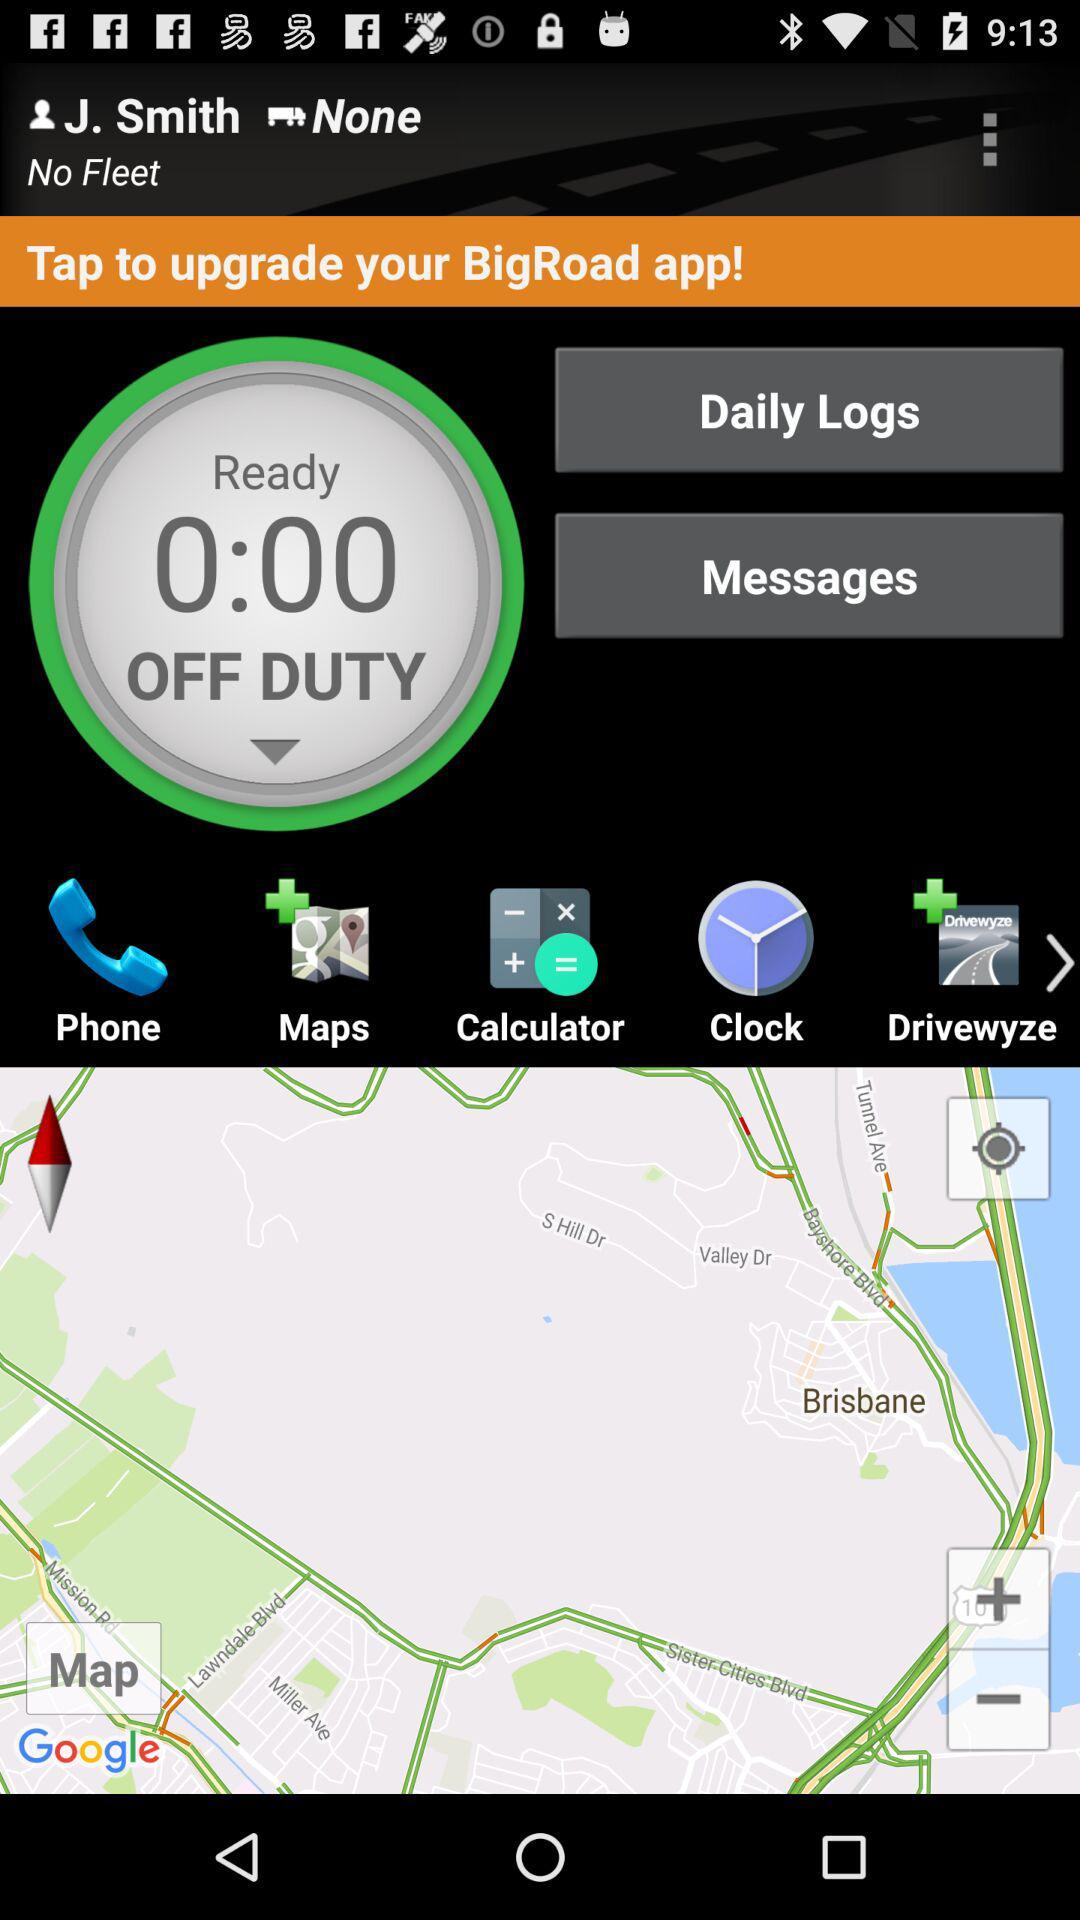 This screenshot has height=1920, width=1080. What do you see at coordinates (998, 1148) in the screenshot?
I see `the icon below the drivewyze item` at bounding box center [998, 1148].